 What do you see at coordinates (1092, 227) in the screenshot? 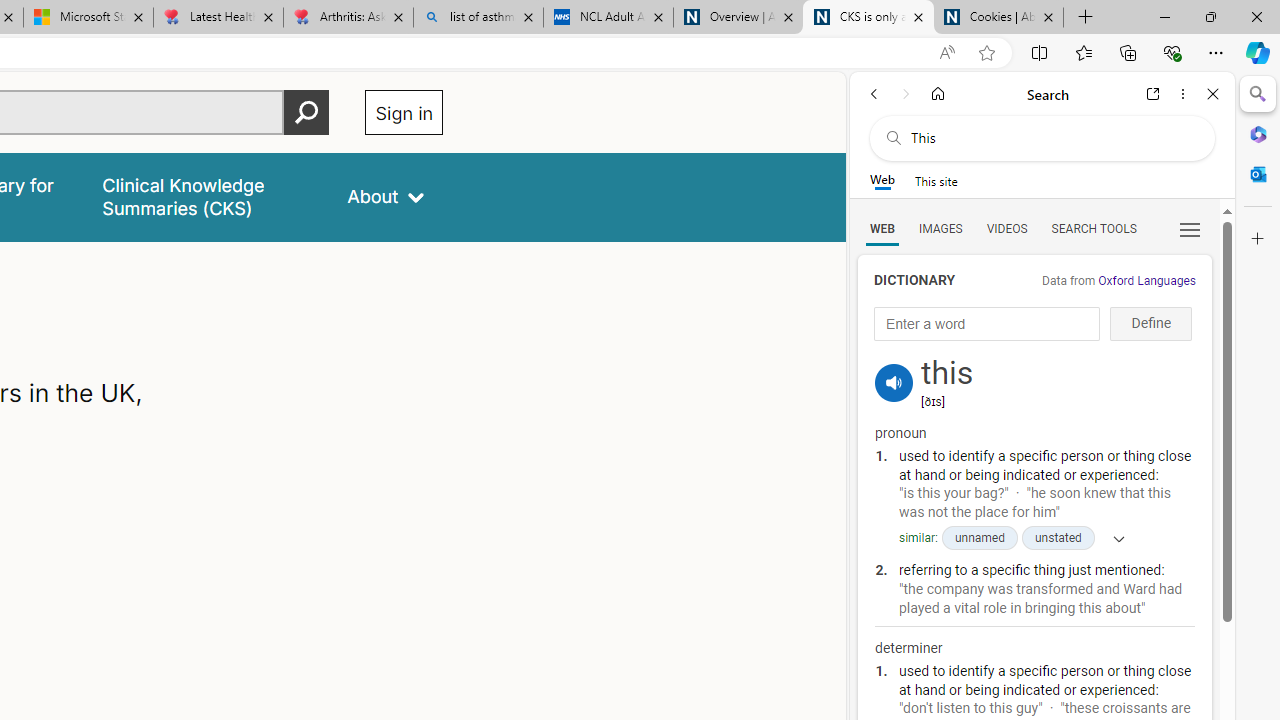
I see `'Search Filter, Search Tools'` at bounding box center [1092, 227].